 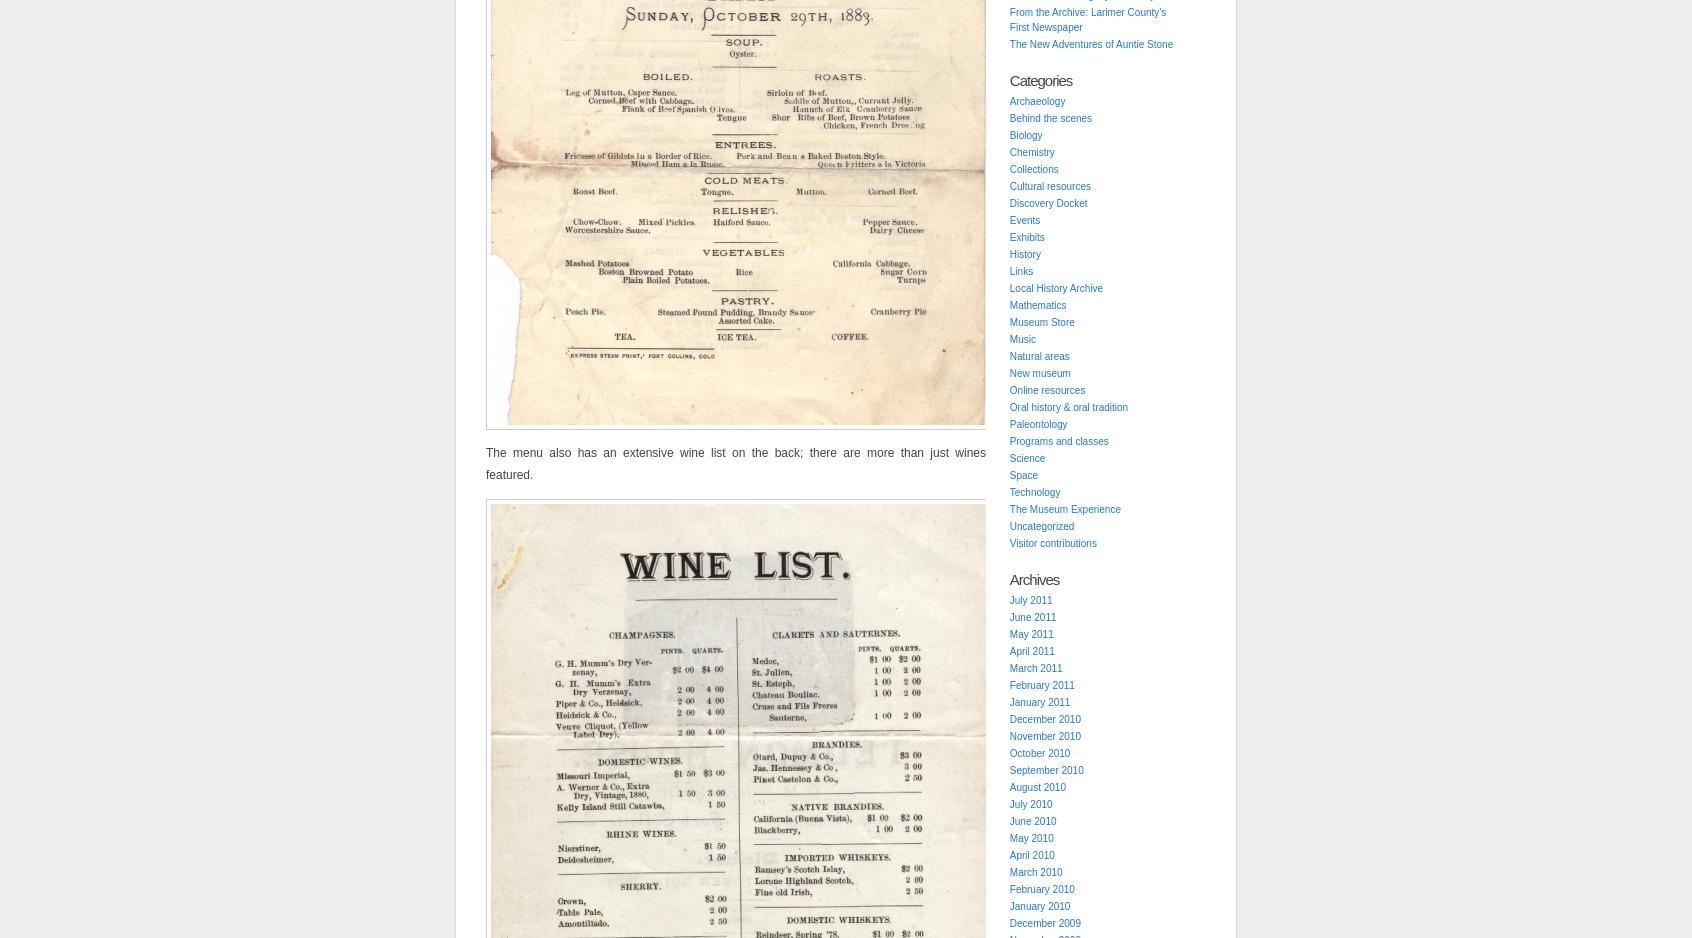 What do you see at coordinates (1046, 389) in the screenshot?
I see `'Online resources'` at bounding box center [1046, 389].